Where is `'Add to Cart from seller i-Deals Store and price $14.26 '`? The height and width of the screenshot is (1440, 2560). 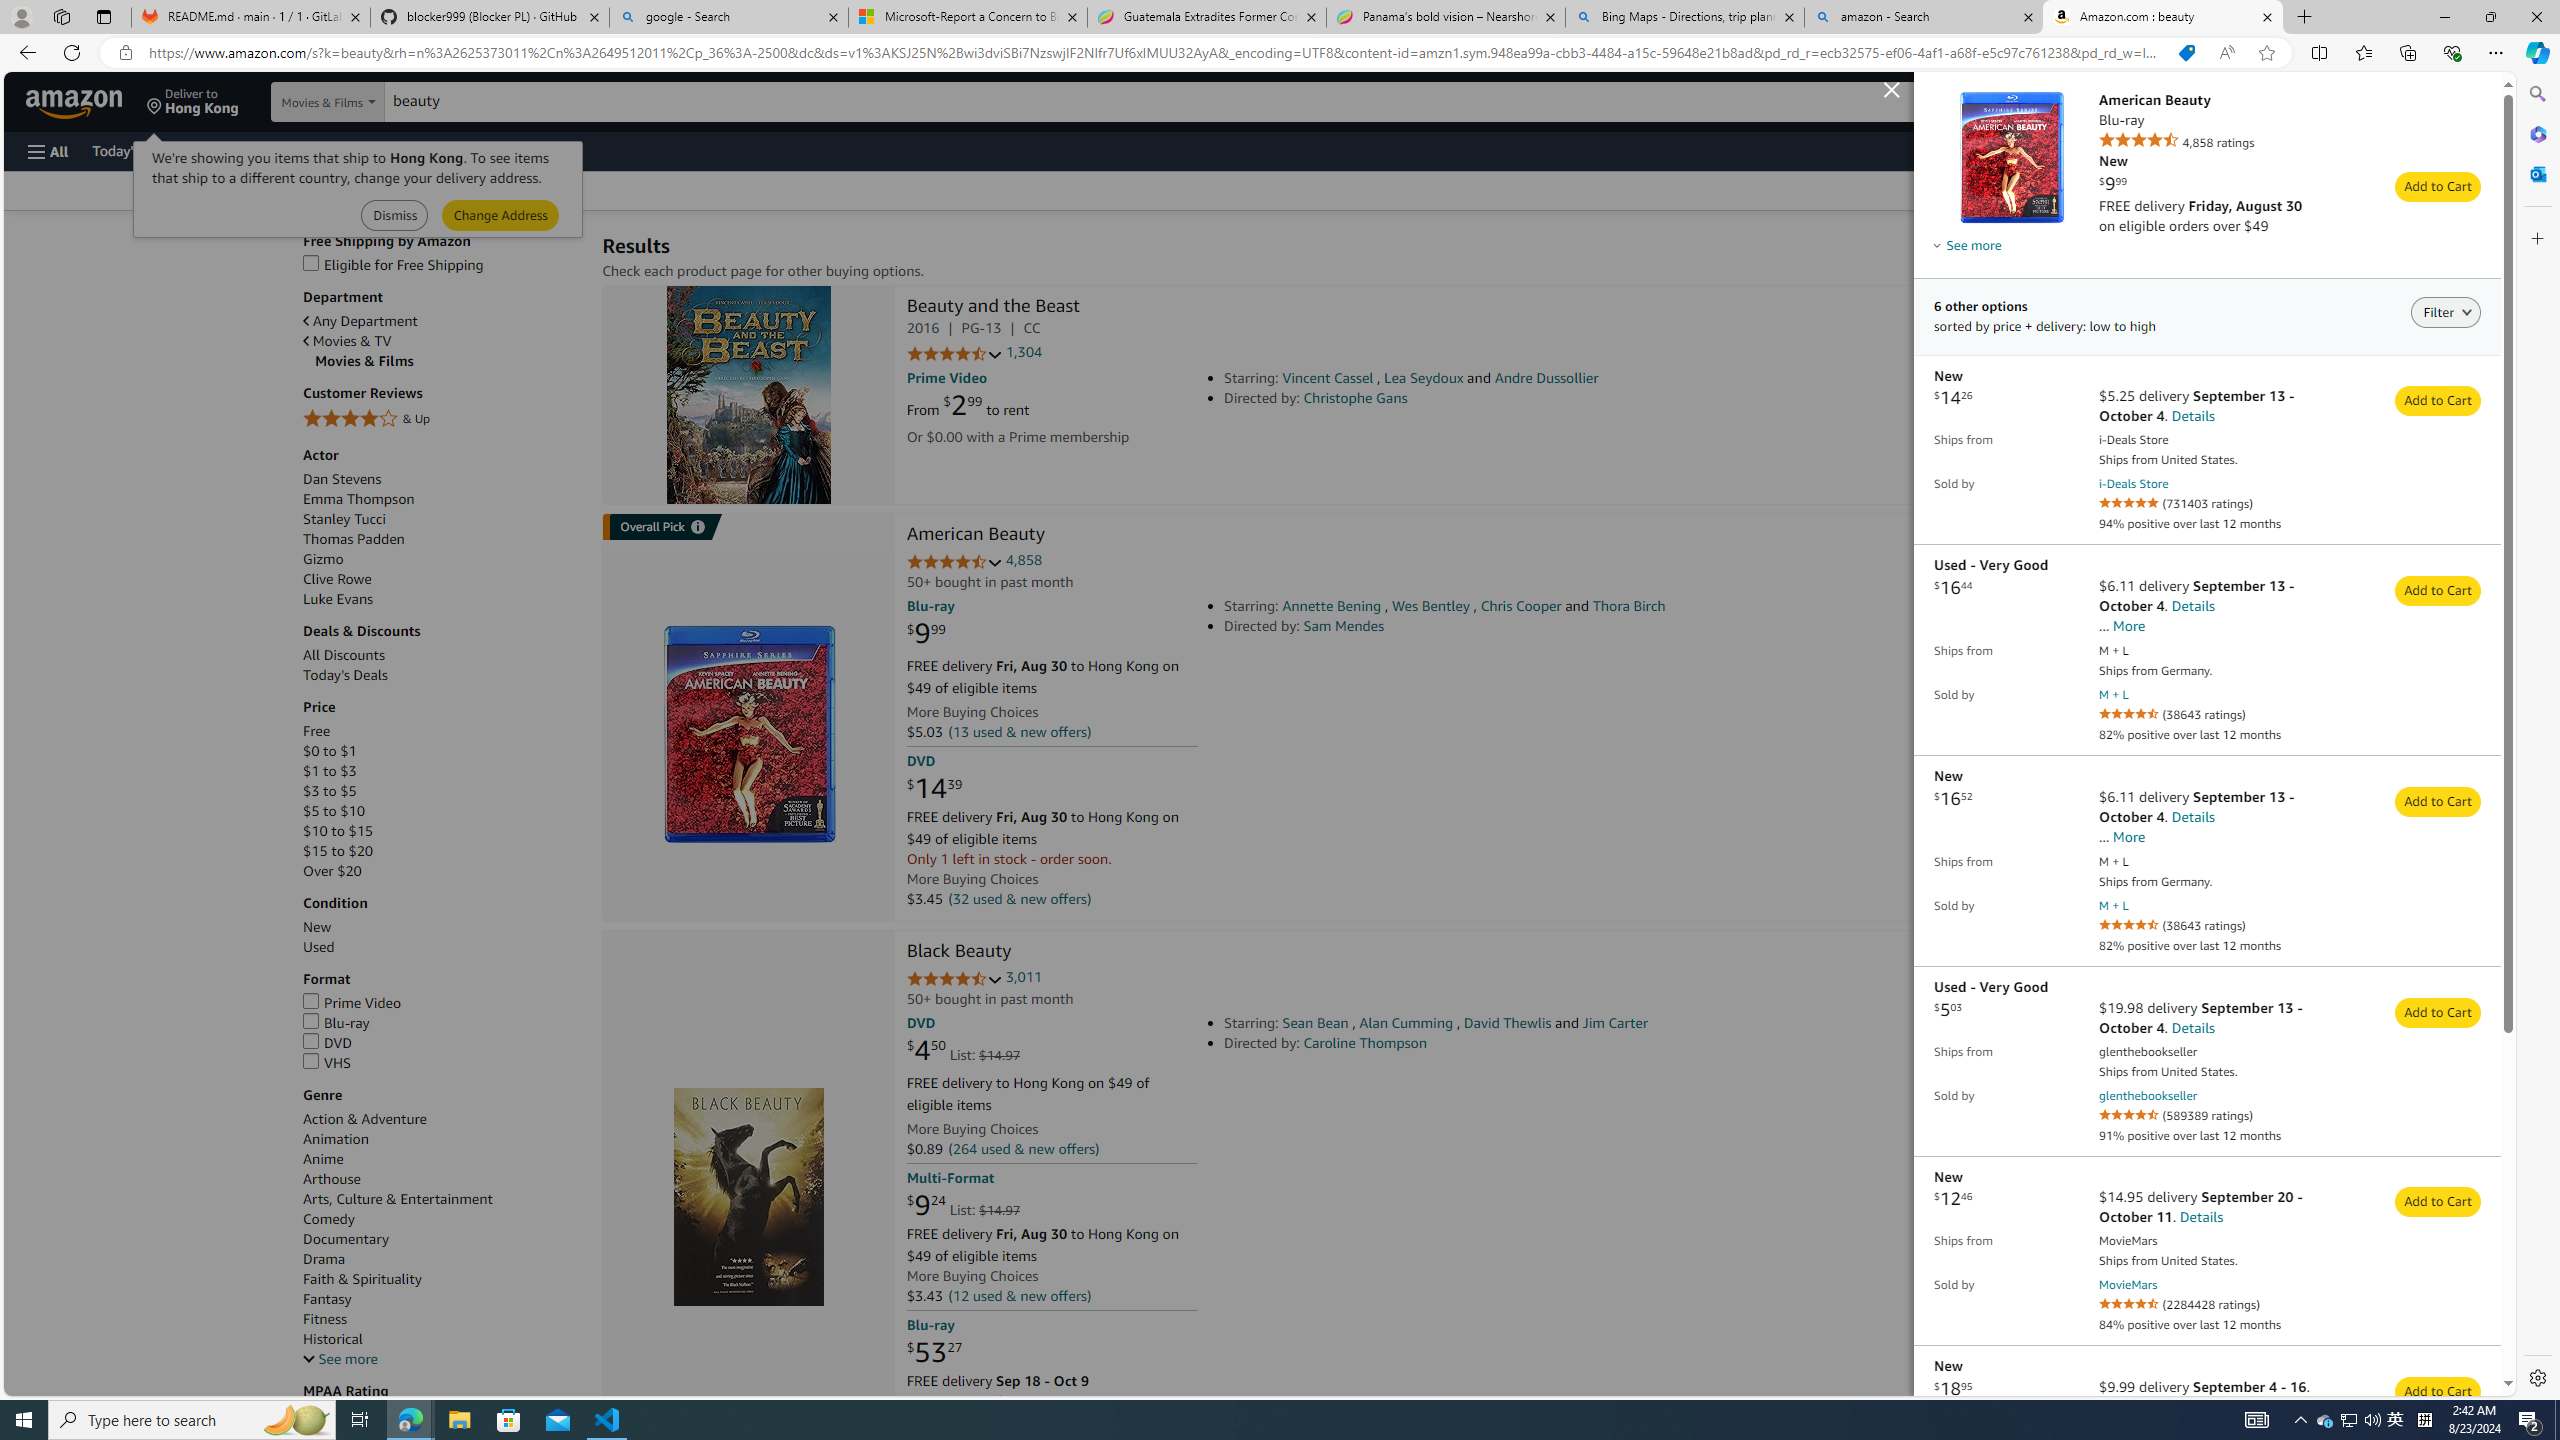
'Add to Cart from seller i-Deals Store and price $14.26 ' is located at coordinates (2437, 401).